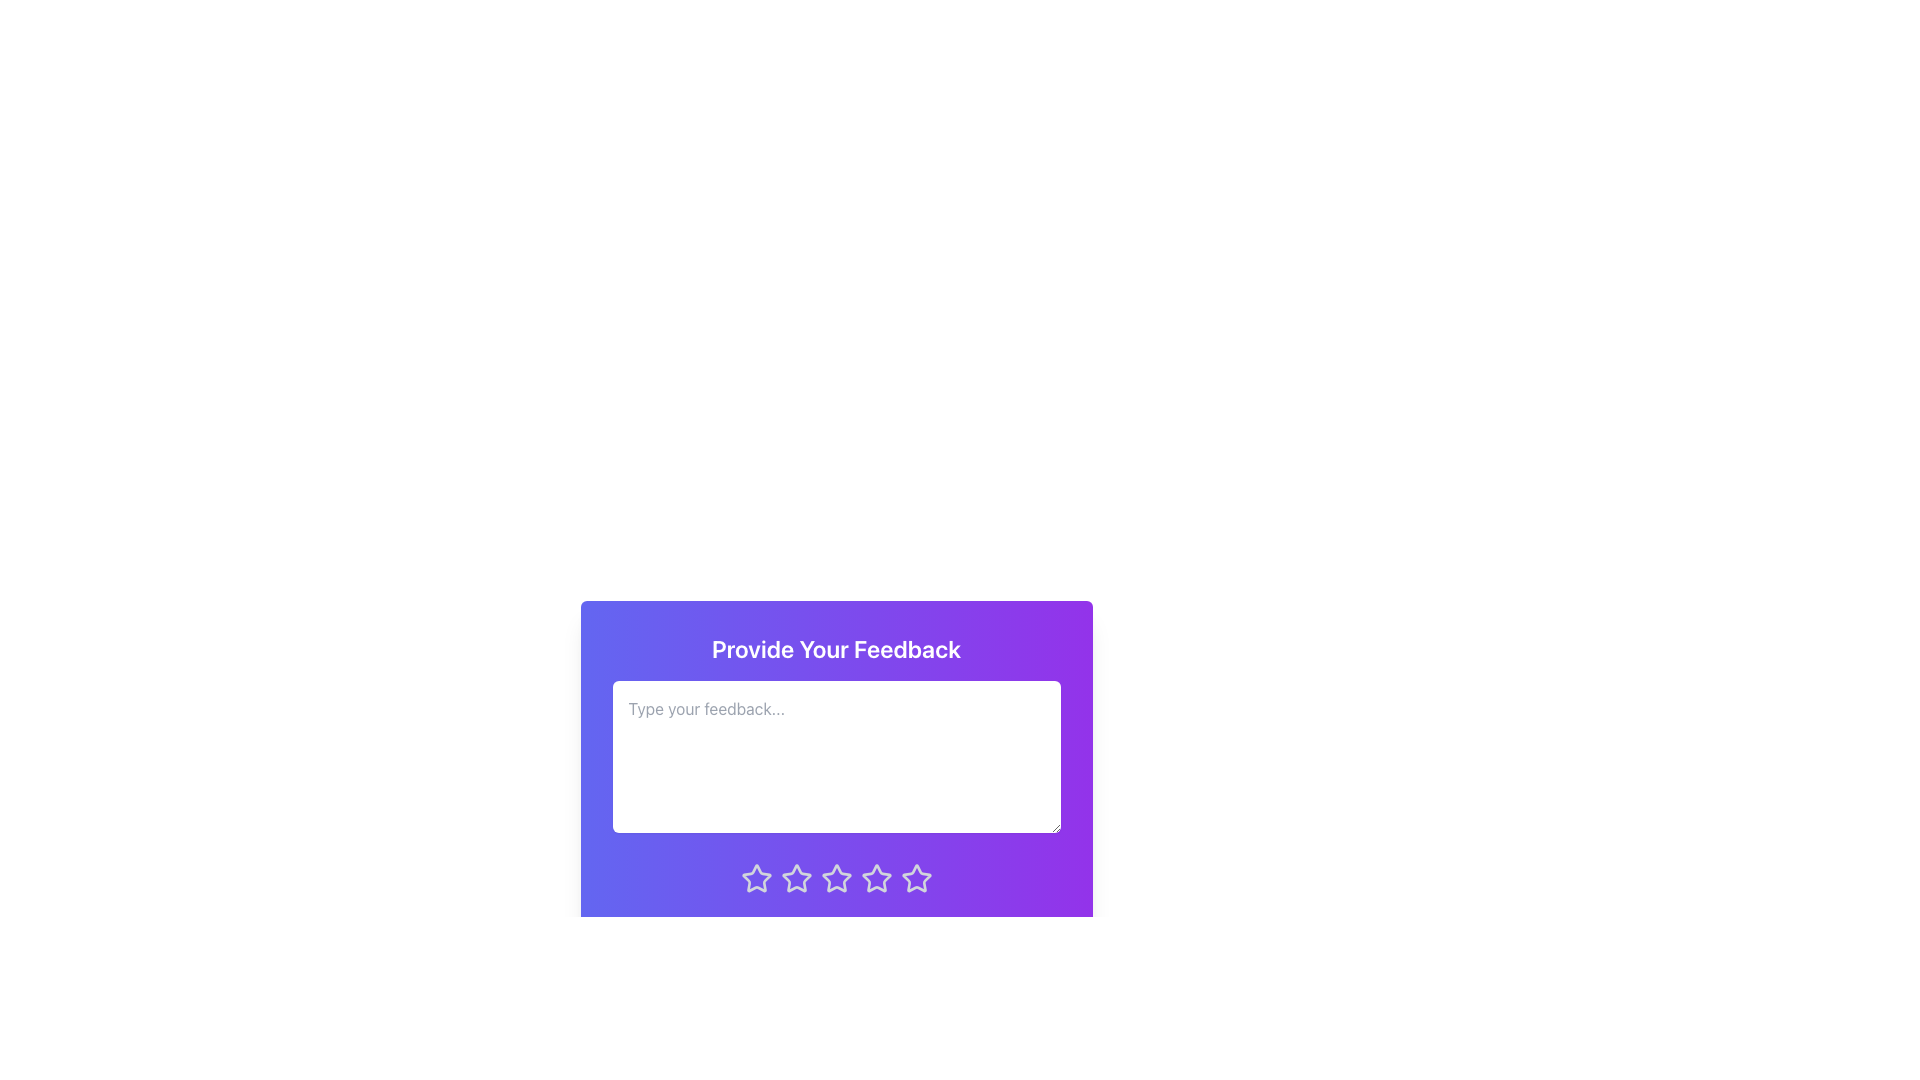 The width and height of the screenshot is (1920, 1080). Describe the element at coordinates (755, 878) in the screenshot. I see `the first rating star` at that location.